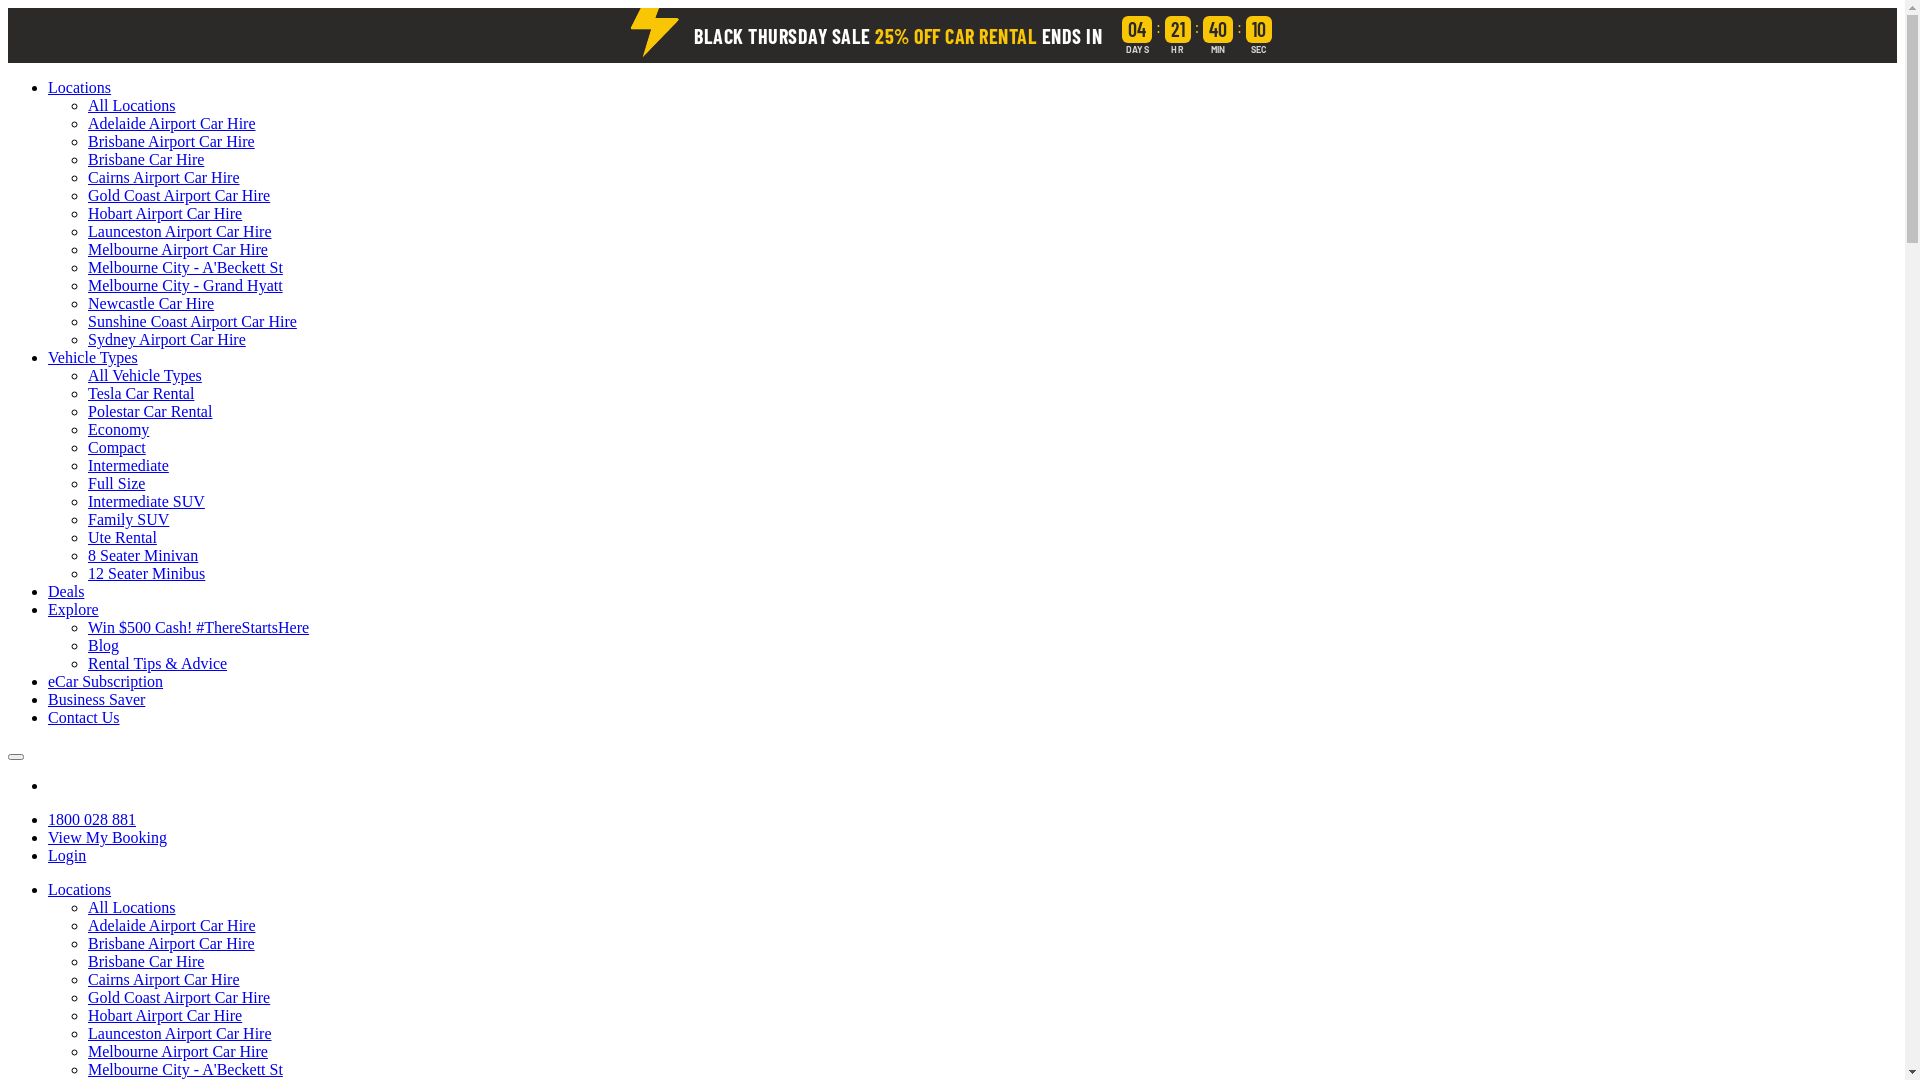  I want to click on 'Brisbane Car Hire', so click(144, 960).